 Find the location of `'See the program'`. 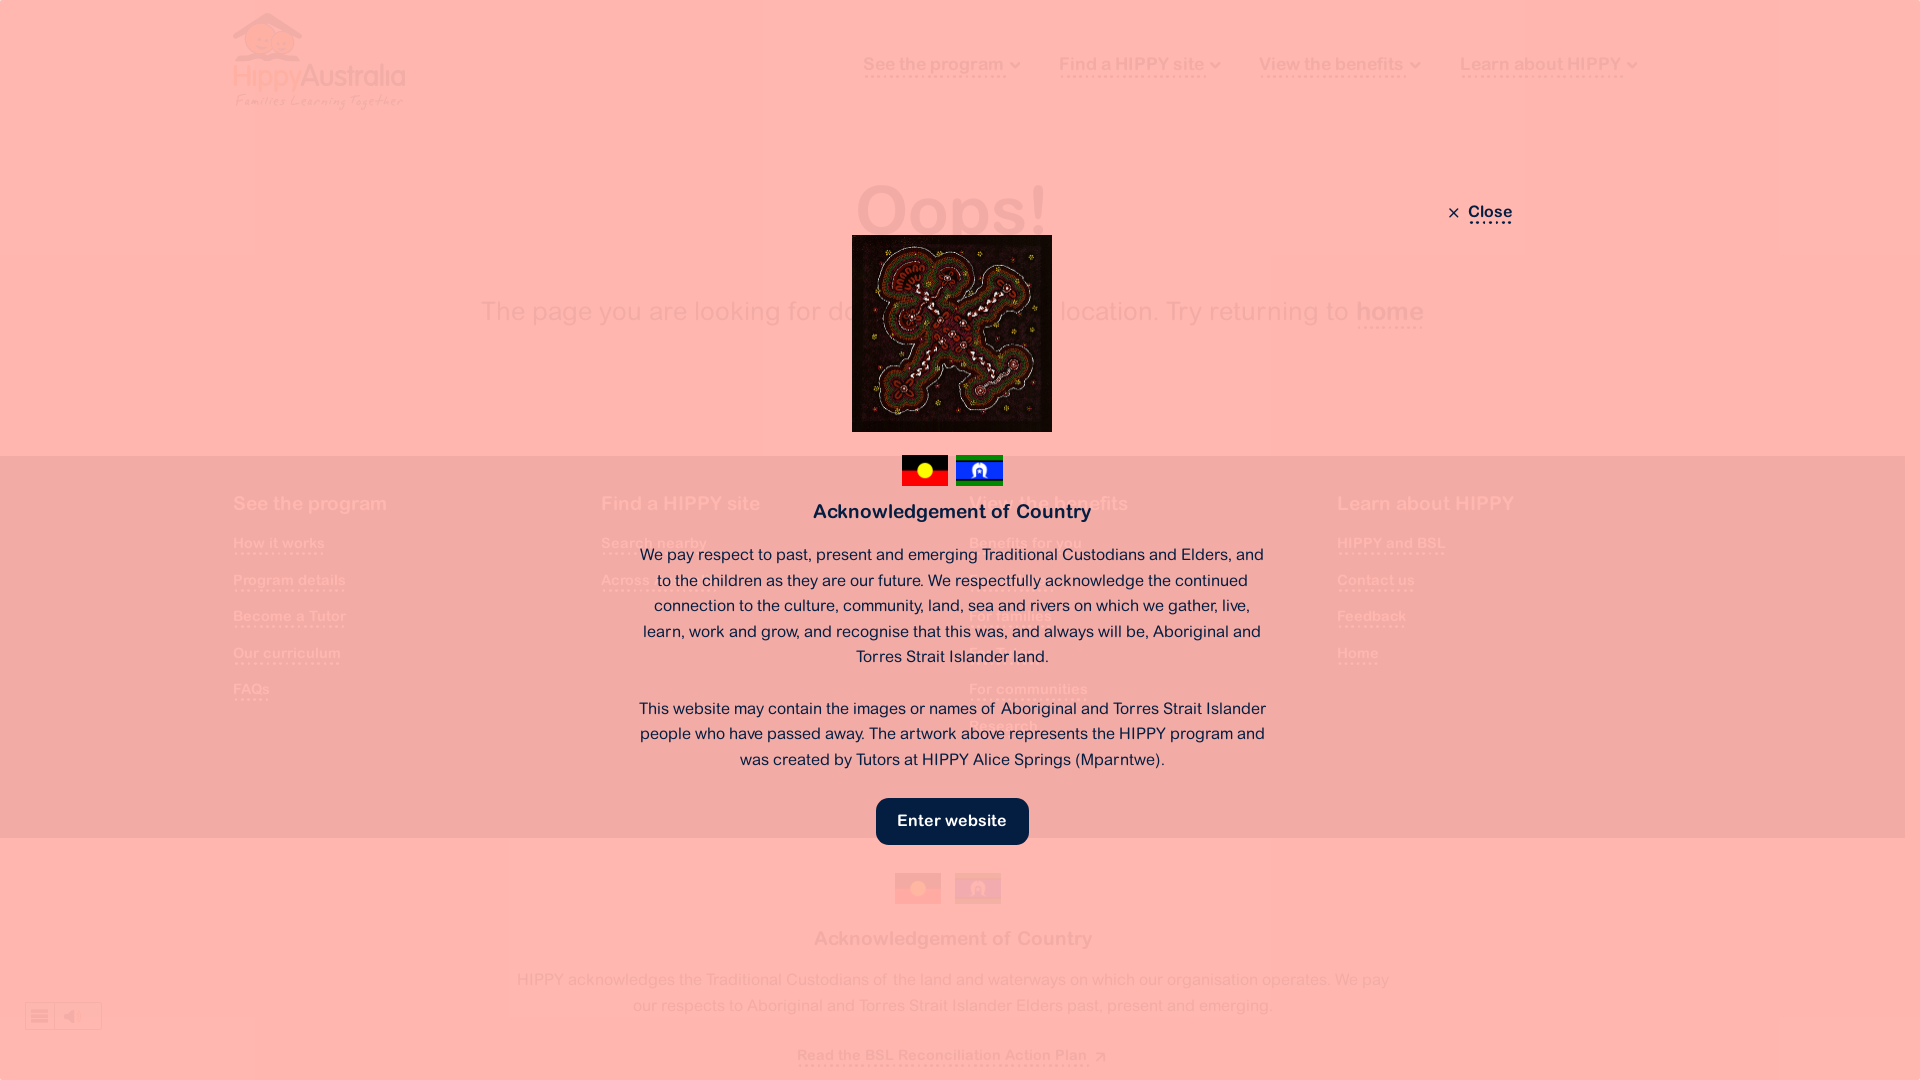

'See the program' is located at coordinates (939, 63).